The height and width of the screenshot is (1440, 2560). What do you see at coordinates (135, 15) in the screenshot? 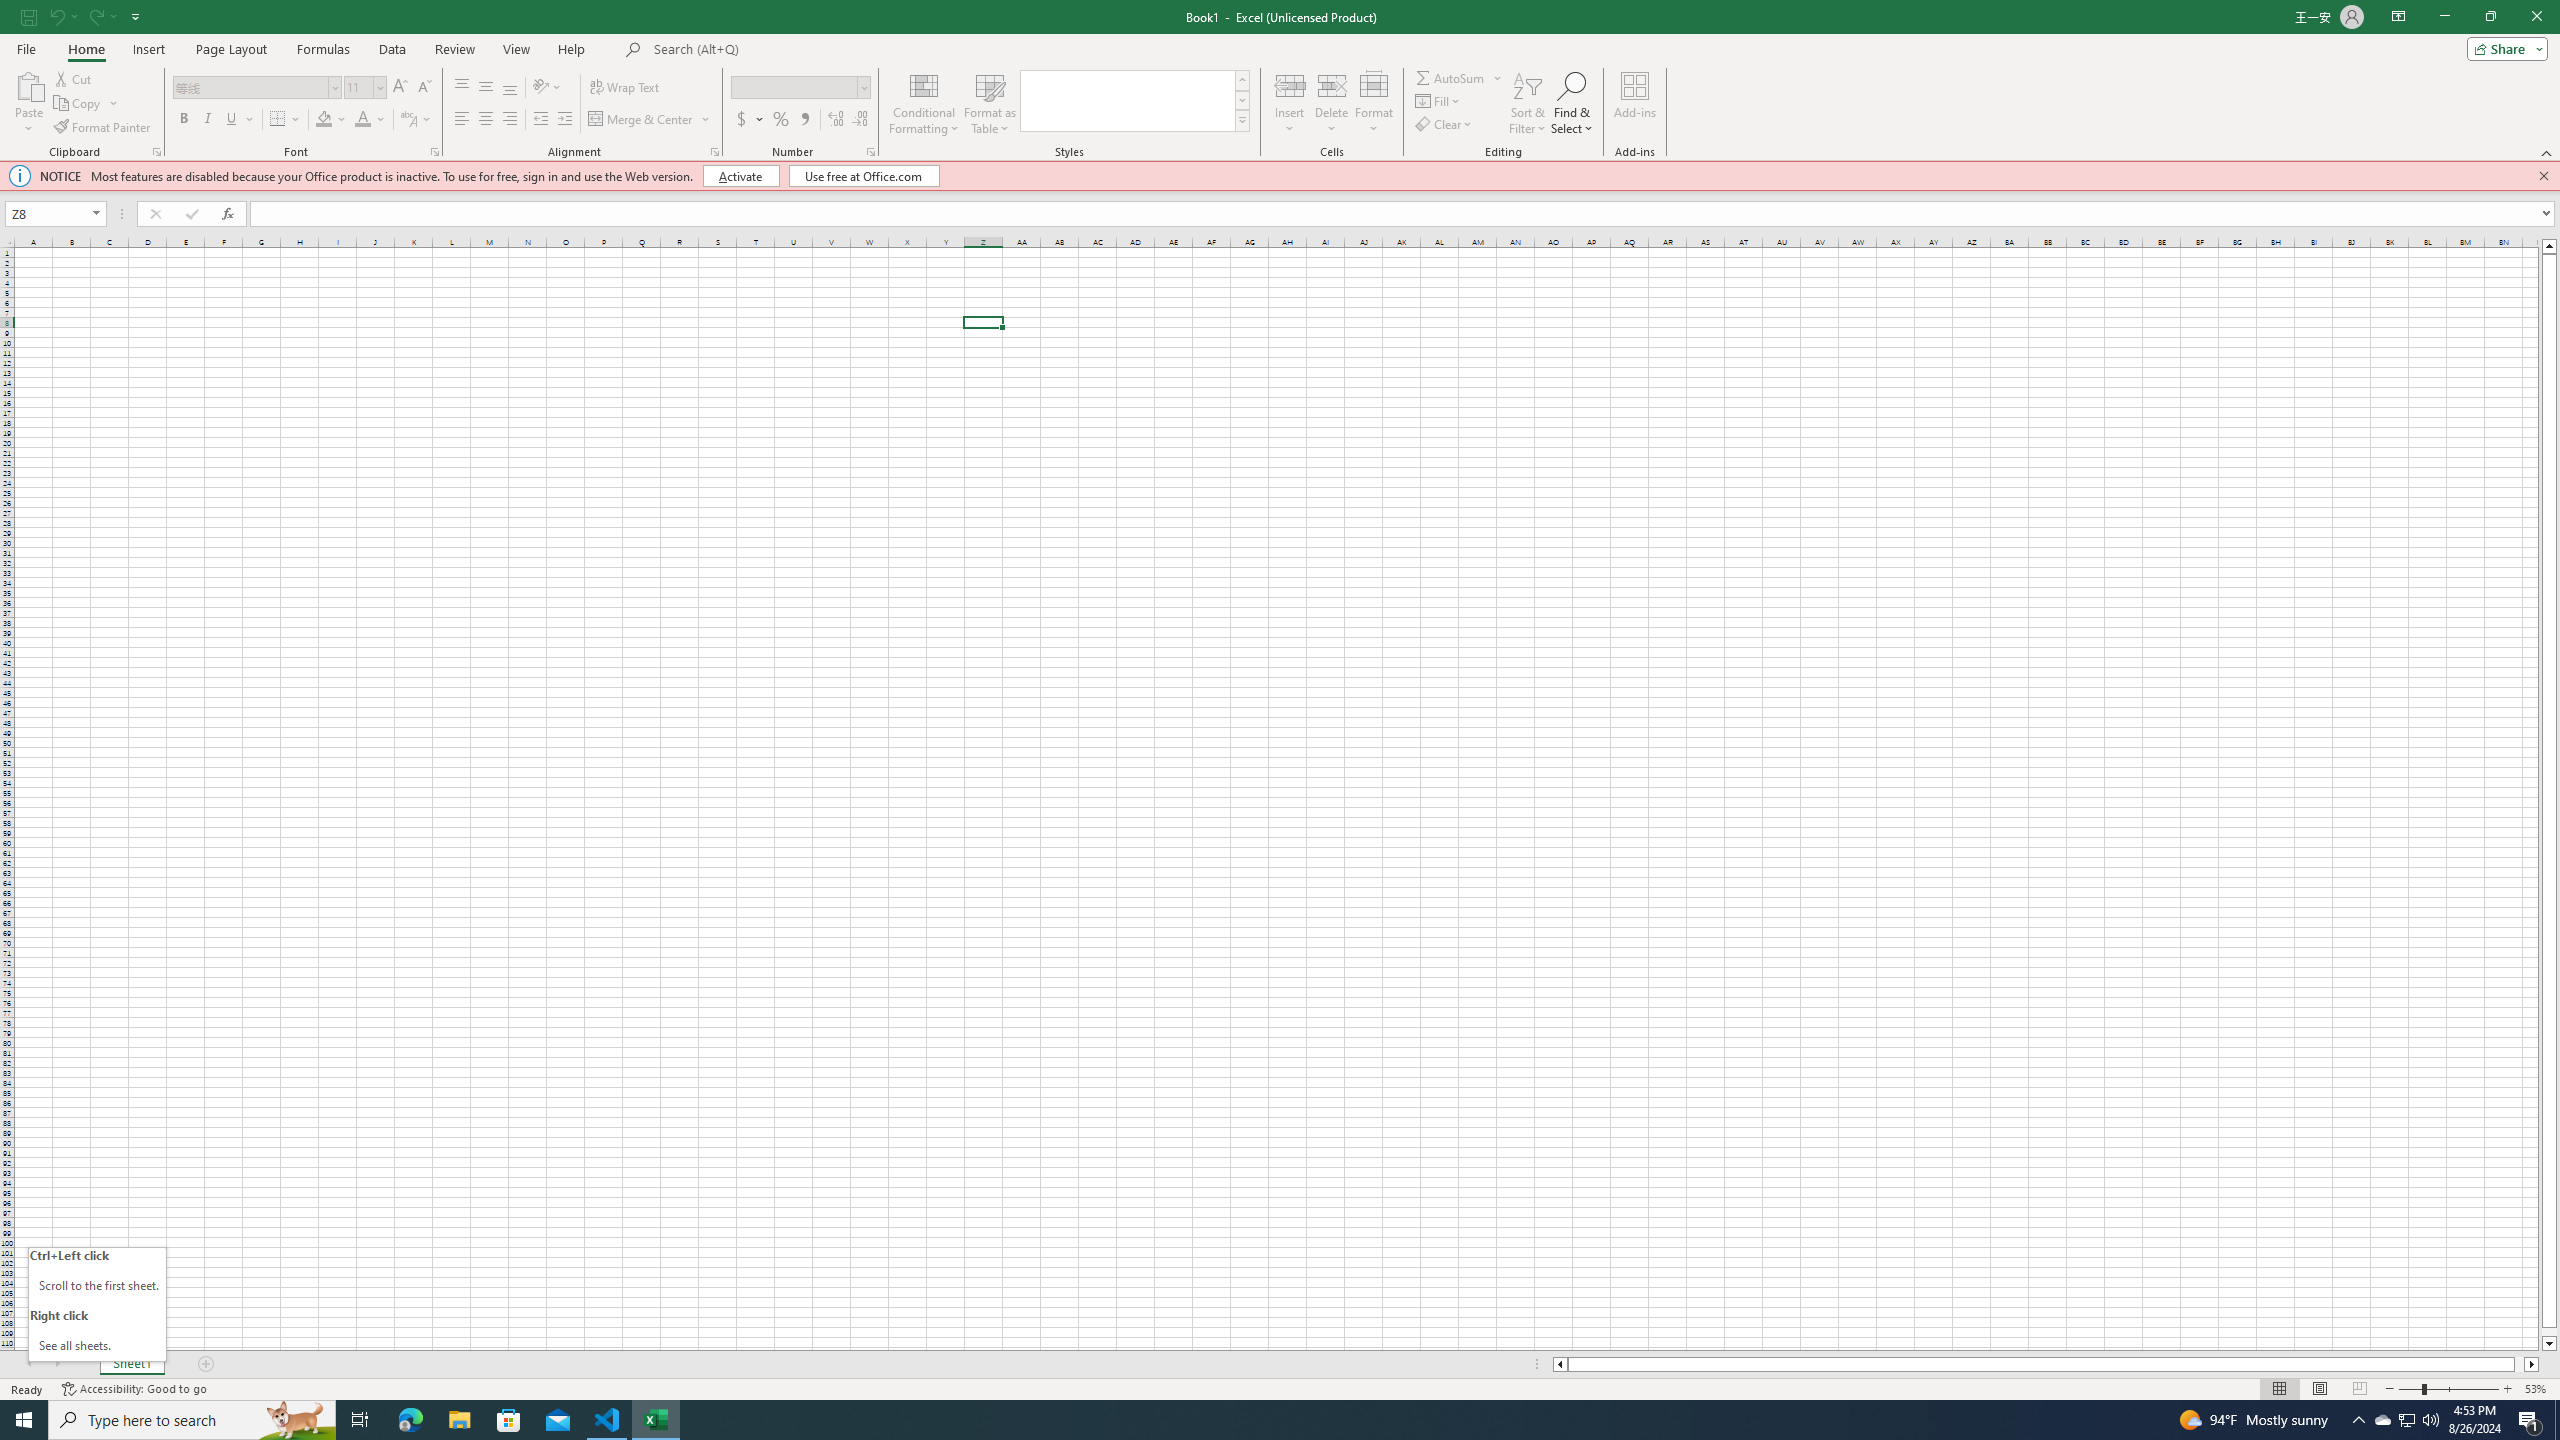
I see `'Customize Quick Access Toolbar'` at bounding box center [135, 15].